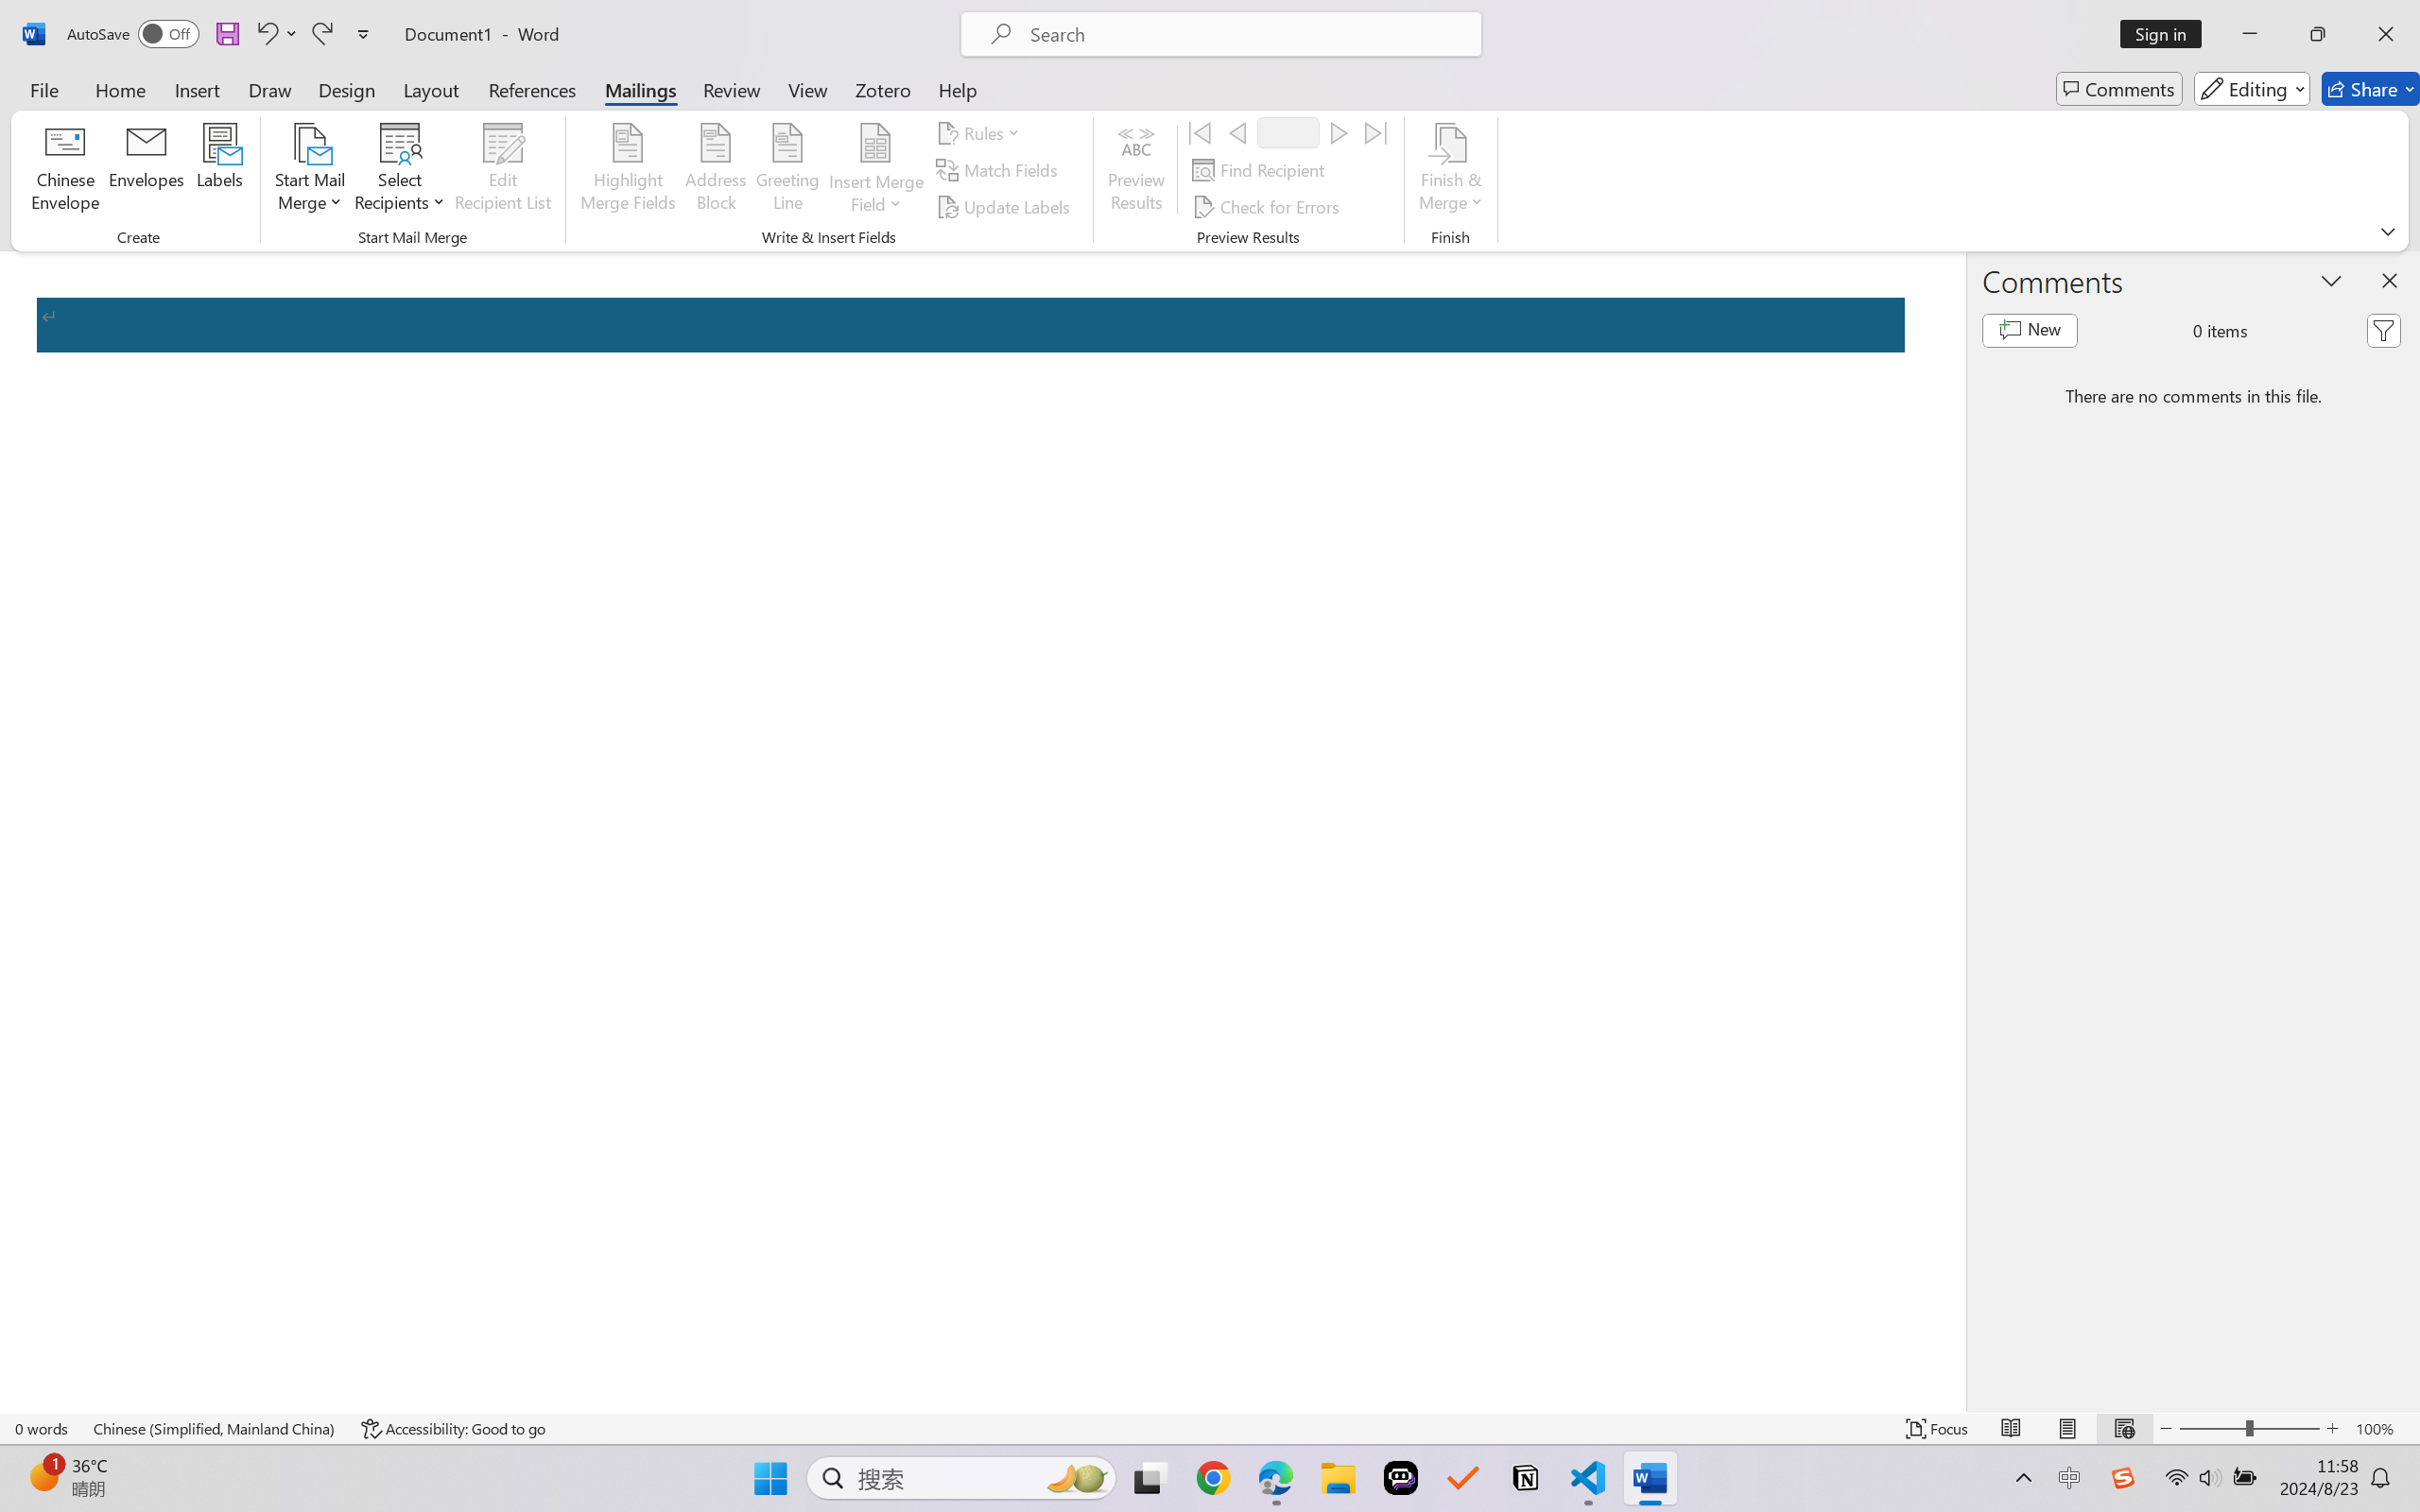 This screenshot has height=1512, width=2420. I want to click on 'Match Fields...', so click(998, 170).